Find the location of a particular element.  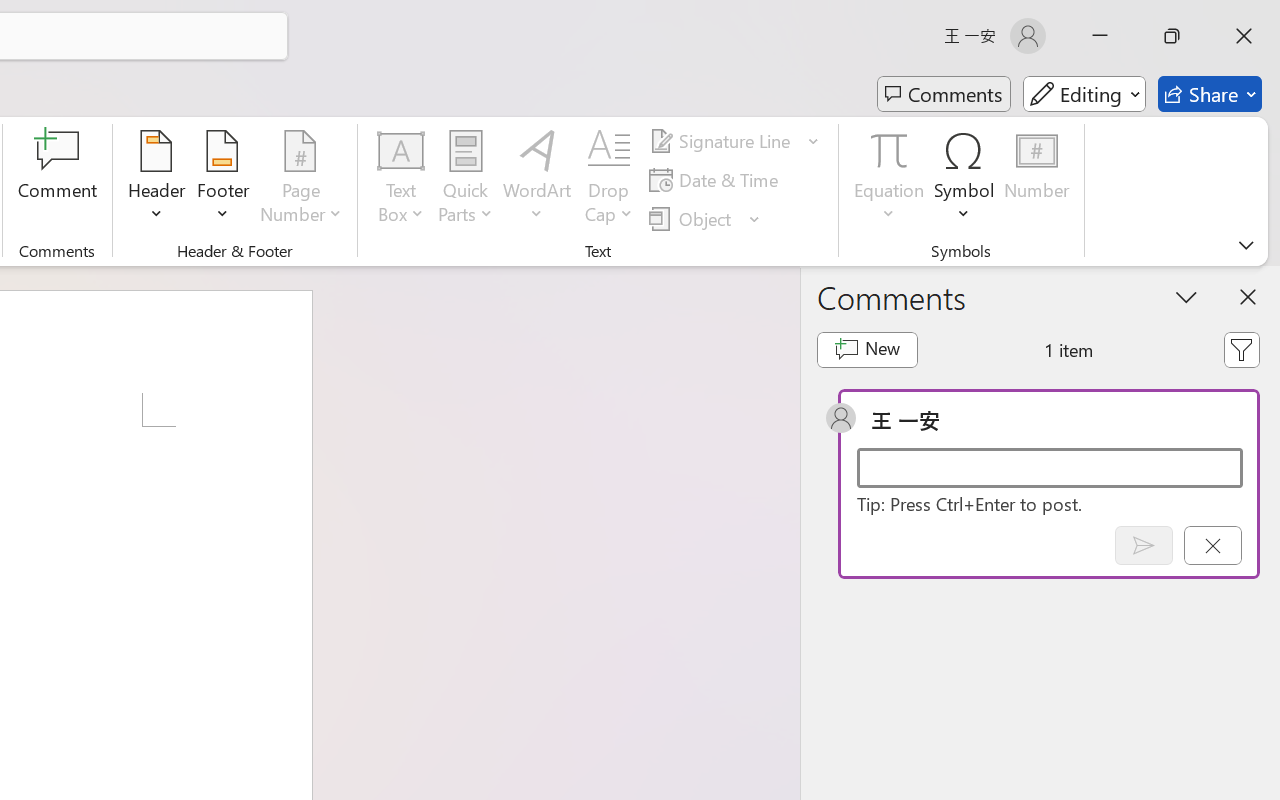

'Filter' is located at coordinates (1240, 350).